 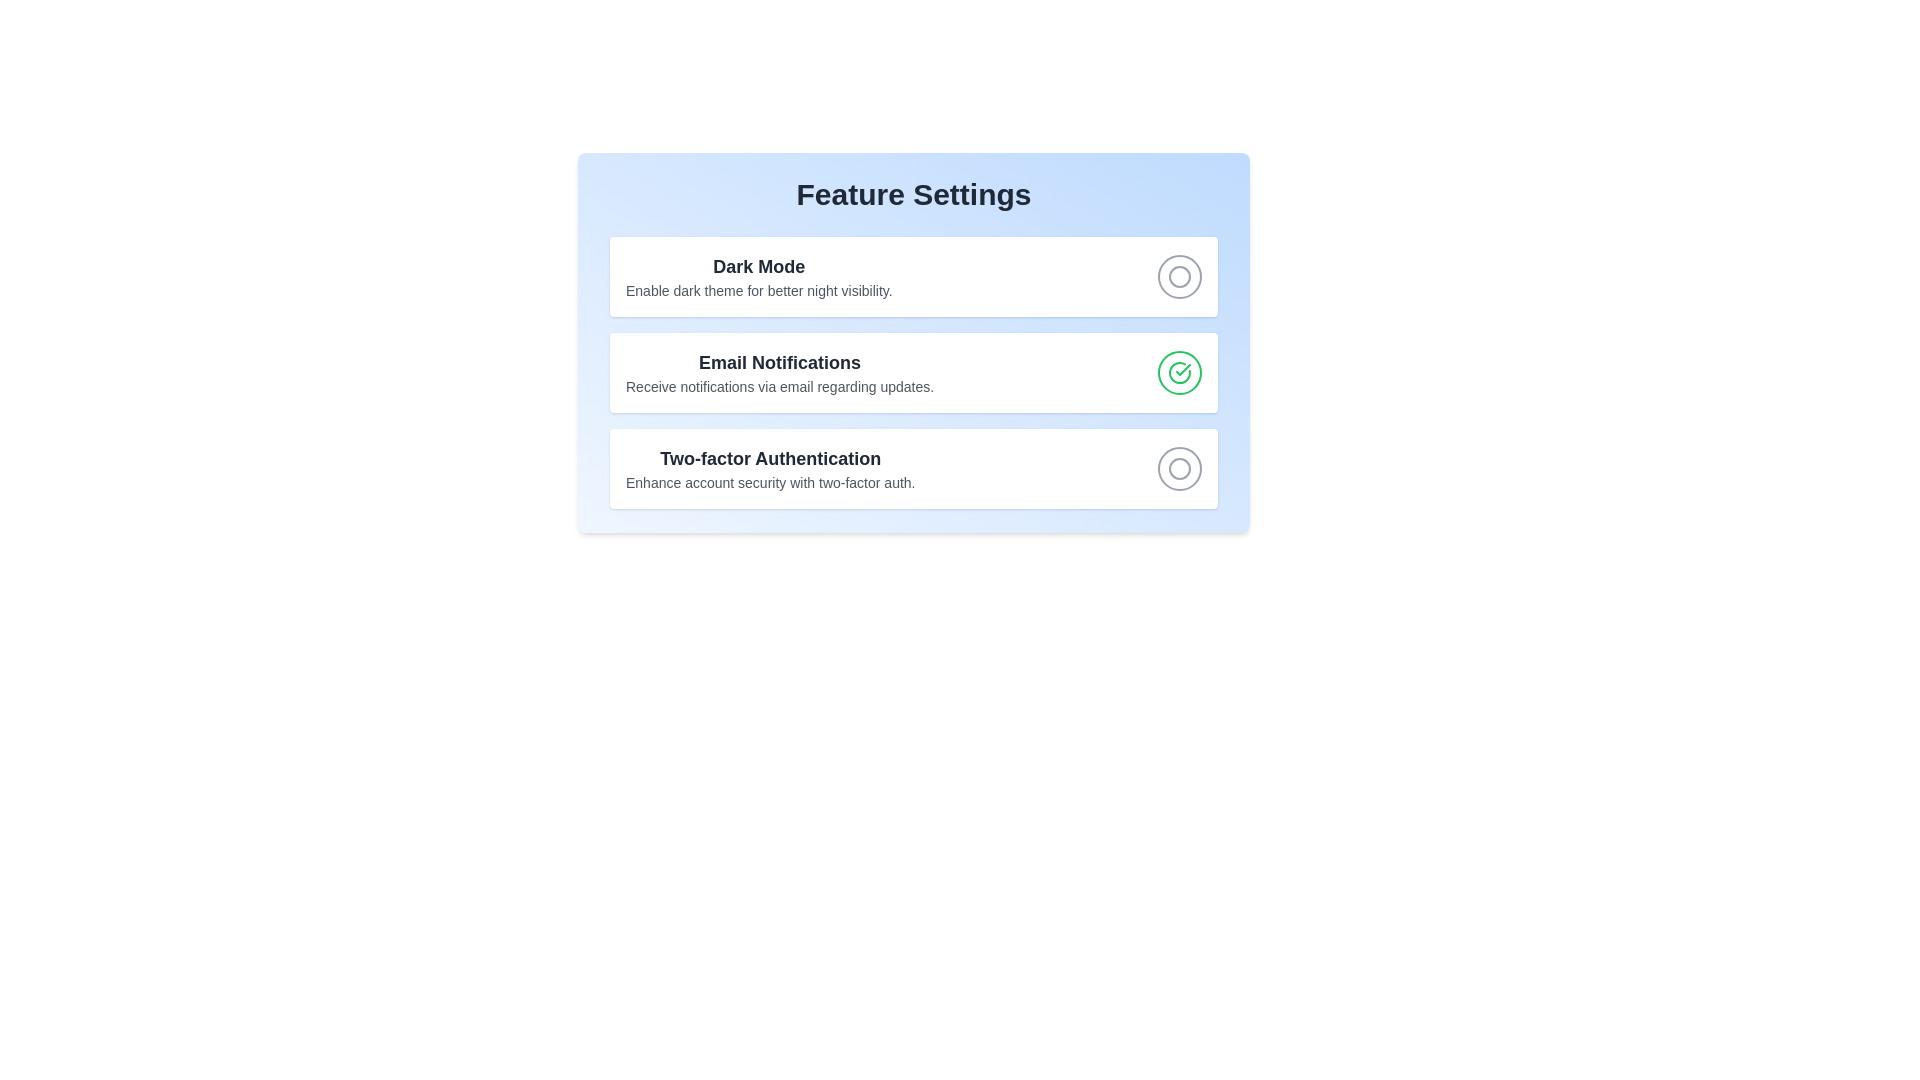 What do you see at coordinates (1180, 373) in the screenshot?
I see `the 'Email Notifications' toggle button located` at bounding box center [1180, 373].